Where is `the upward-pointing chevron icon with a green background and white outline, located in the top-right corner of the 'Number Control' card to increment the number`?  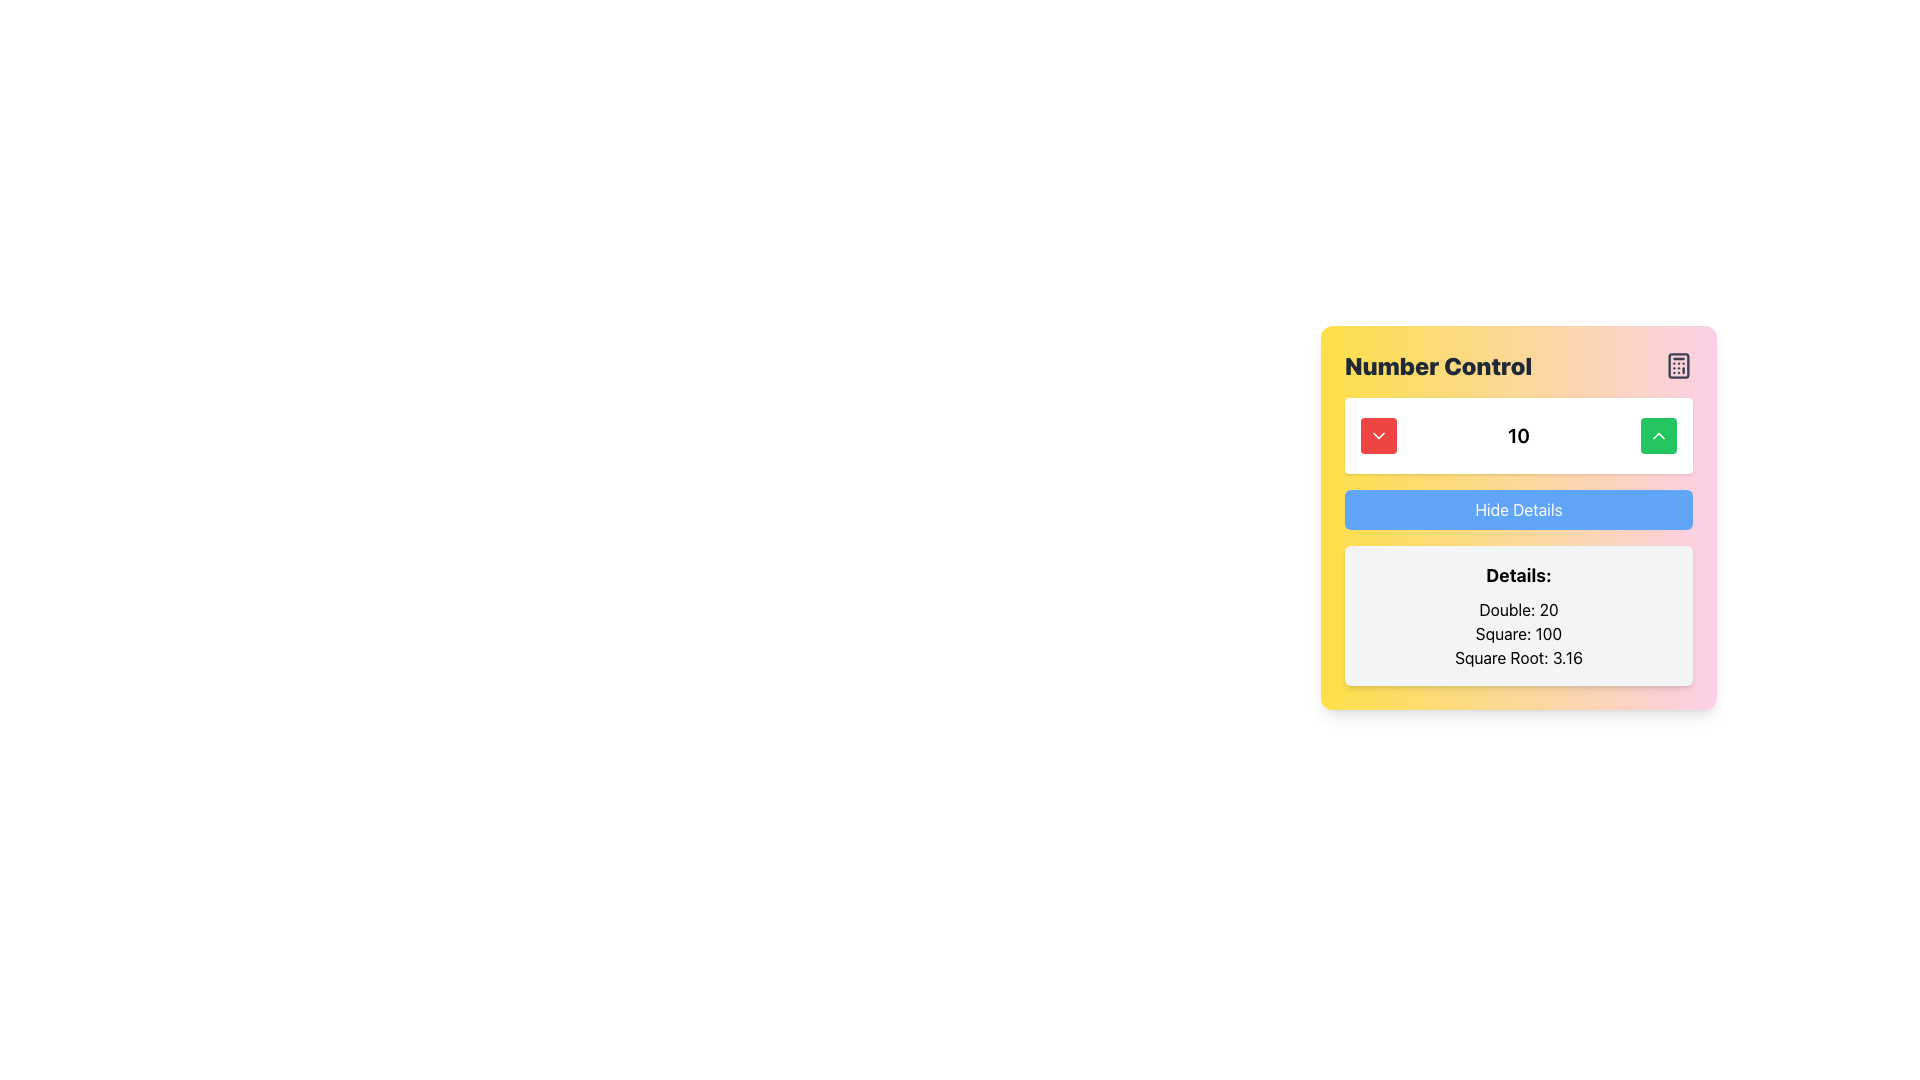 the upward-pointing chevron icon with a green background and white outline, located in the top-right corner of the 'Number Control' card to increment the number is located at coordinates (1659, 434).